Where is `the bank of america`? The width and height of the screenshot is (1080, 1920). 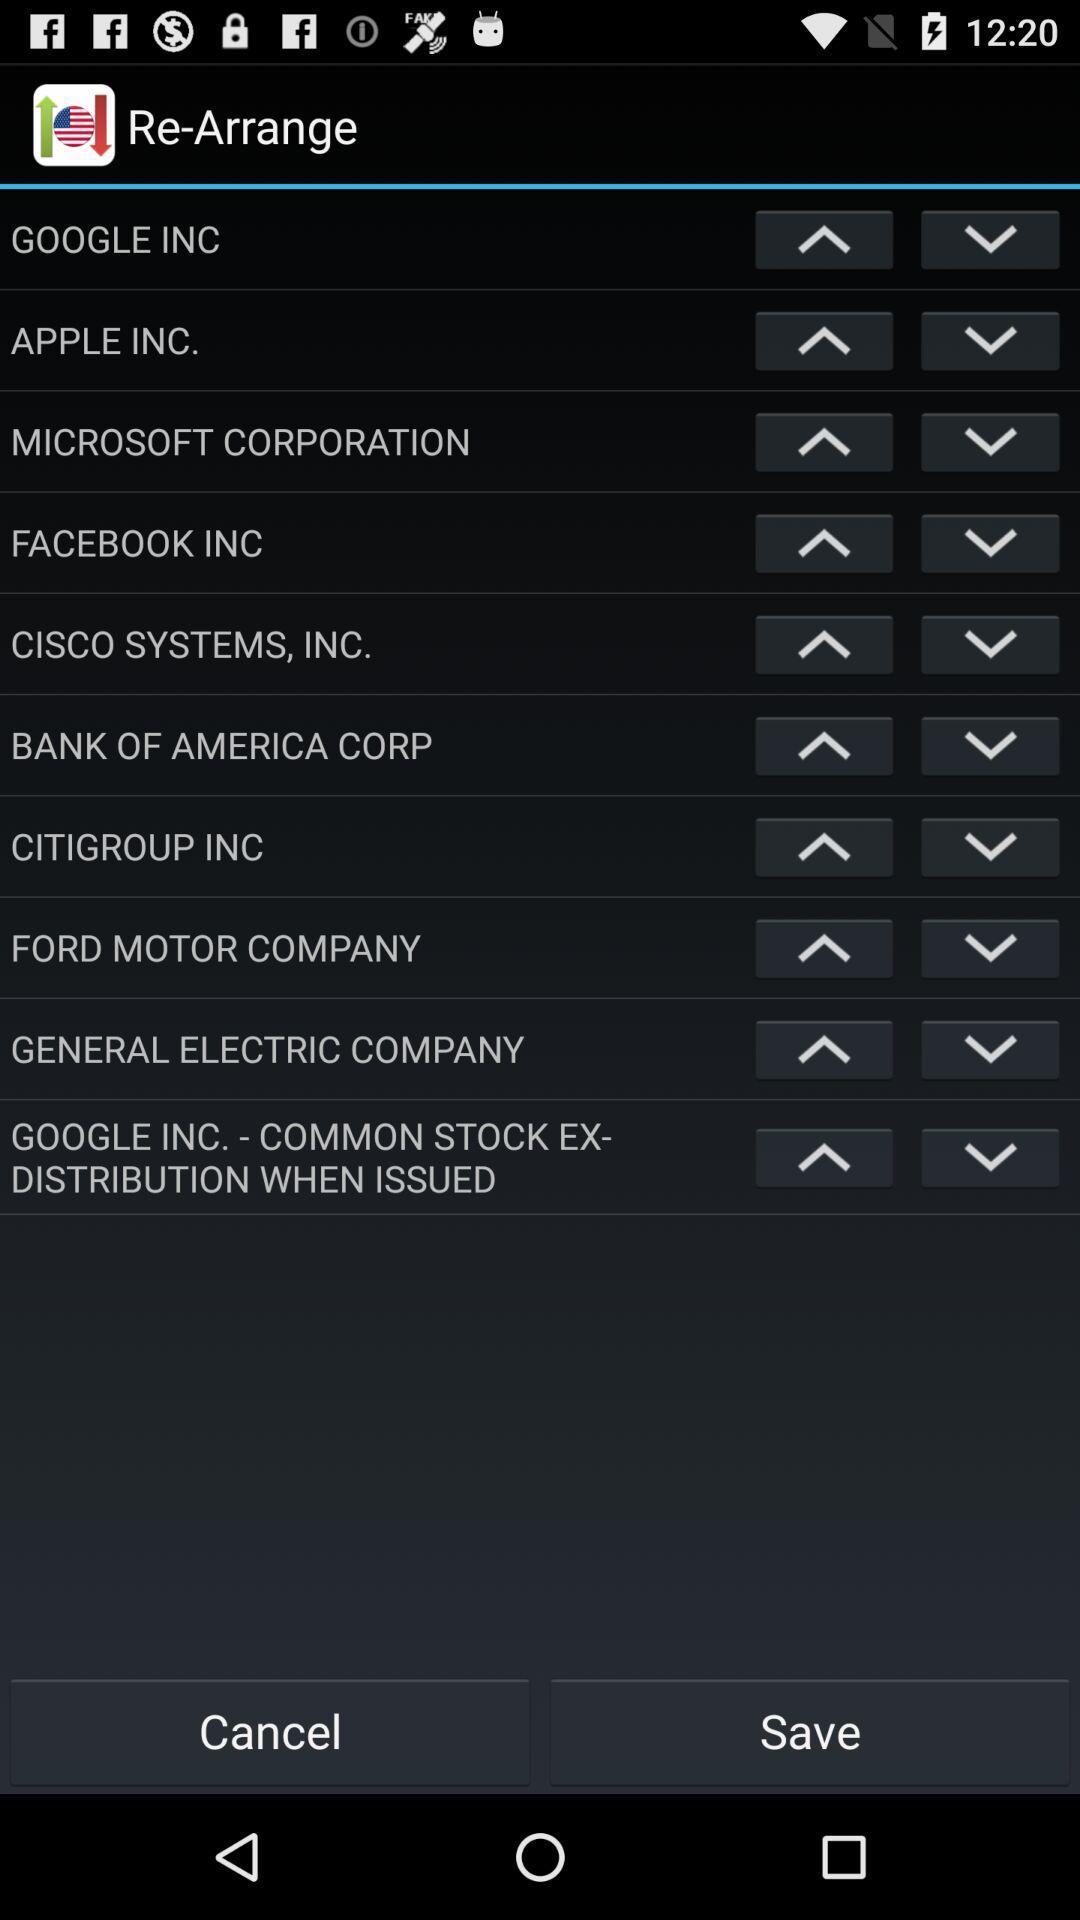 the bank of america is located at coordinates (378, 743).